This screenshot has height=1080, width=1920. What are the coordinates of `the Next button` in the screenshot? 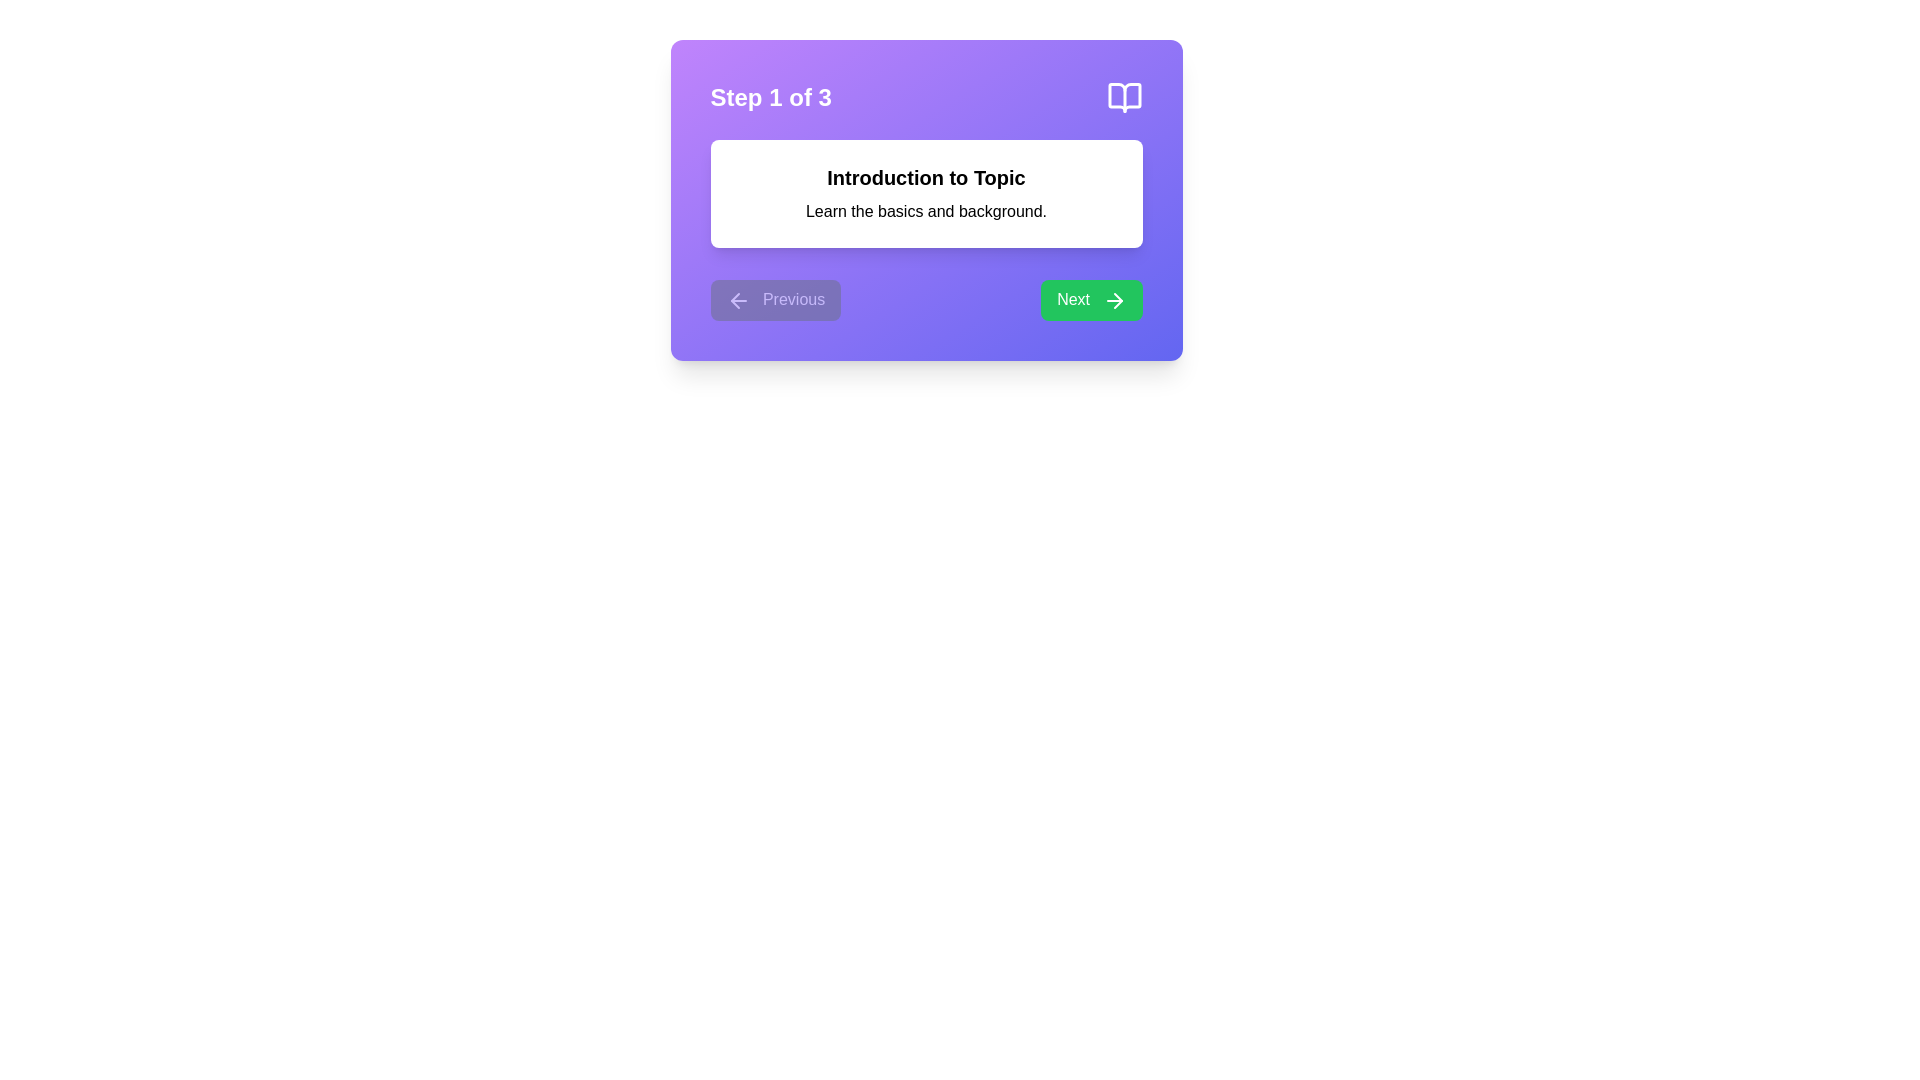 It's located at (1090, 300).